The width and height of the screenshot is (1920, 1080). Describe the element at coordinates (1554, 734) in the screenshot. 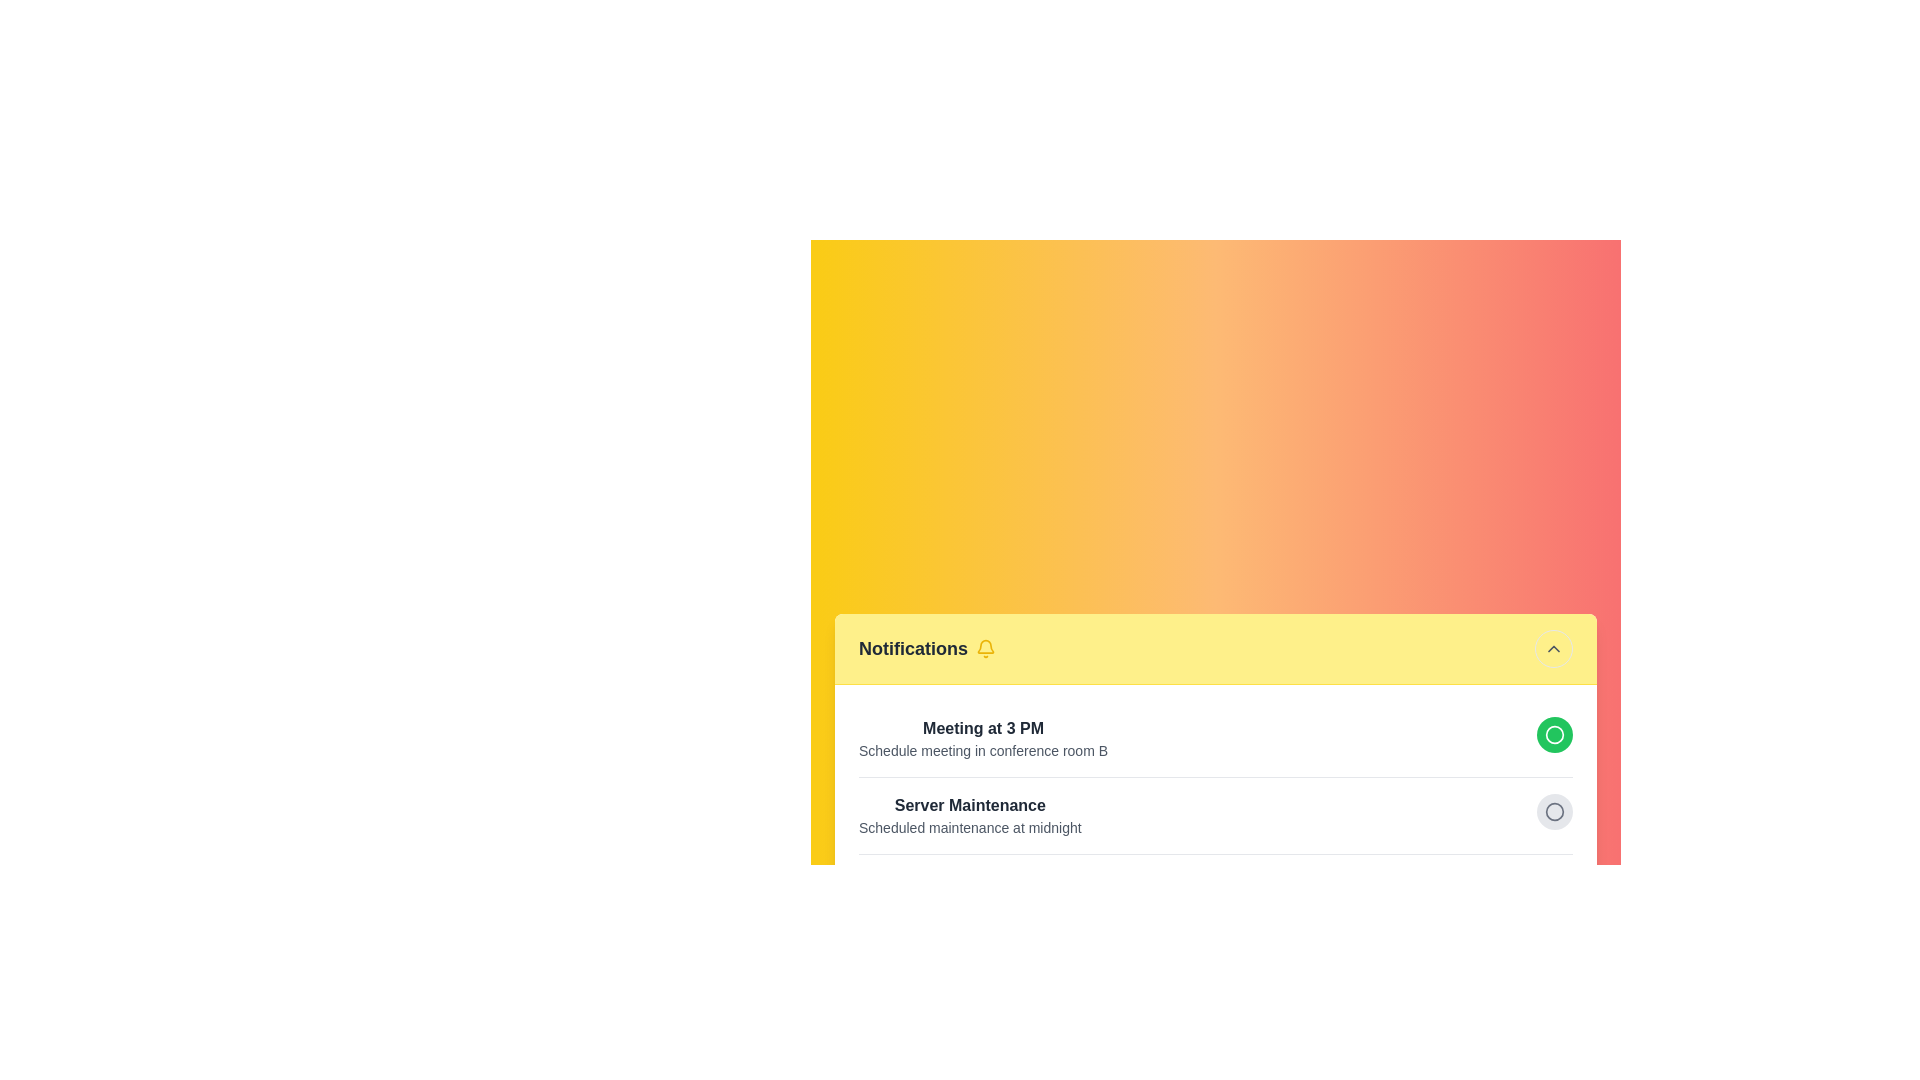

I see `the Circle icon representing the second notification in the notification pane, located near the right edge and aligned with the corresponding list item text` at that location.